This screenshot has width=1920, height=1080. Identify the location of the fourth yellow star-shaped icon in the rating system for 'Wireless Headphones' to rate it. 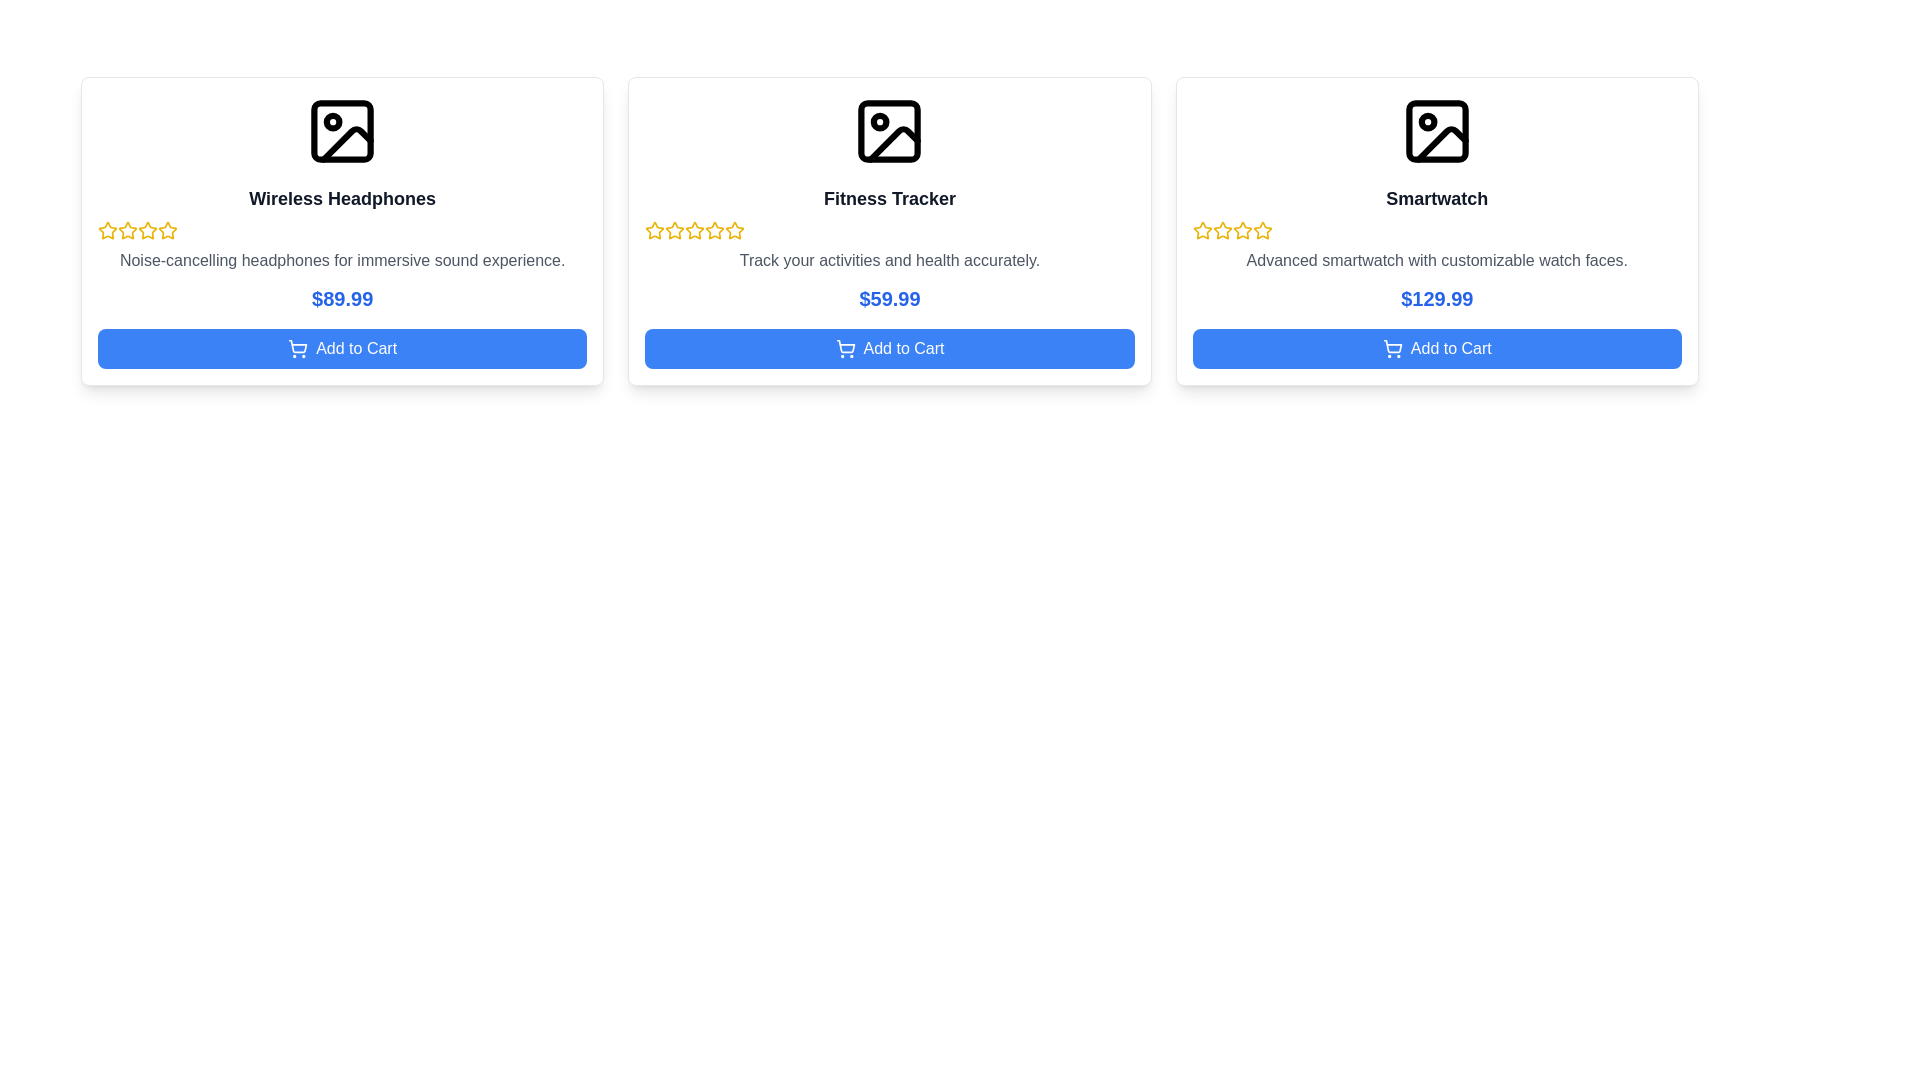
(168, 229).